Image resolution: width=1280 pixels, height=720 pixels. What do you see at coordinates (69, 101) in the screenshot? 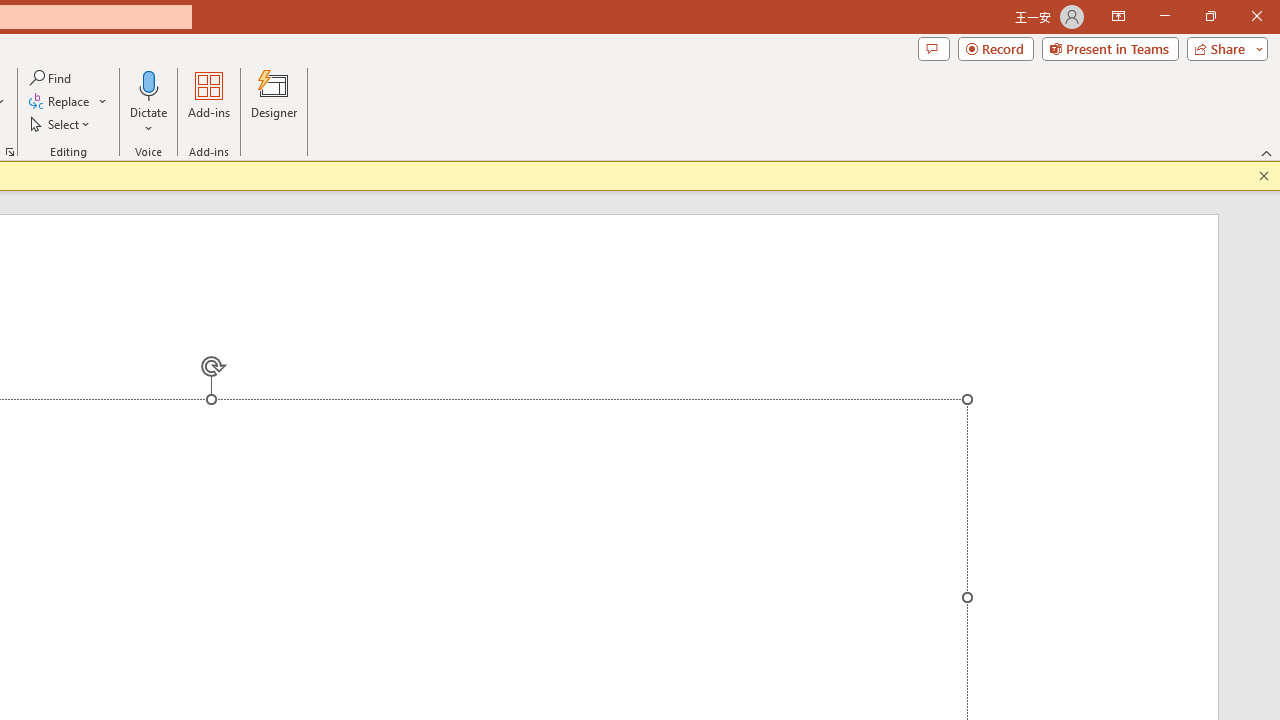
I see `'Replace...'` at bounding box center [69, 101].